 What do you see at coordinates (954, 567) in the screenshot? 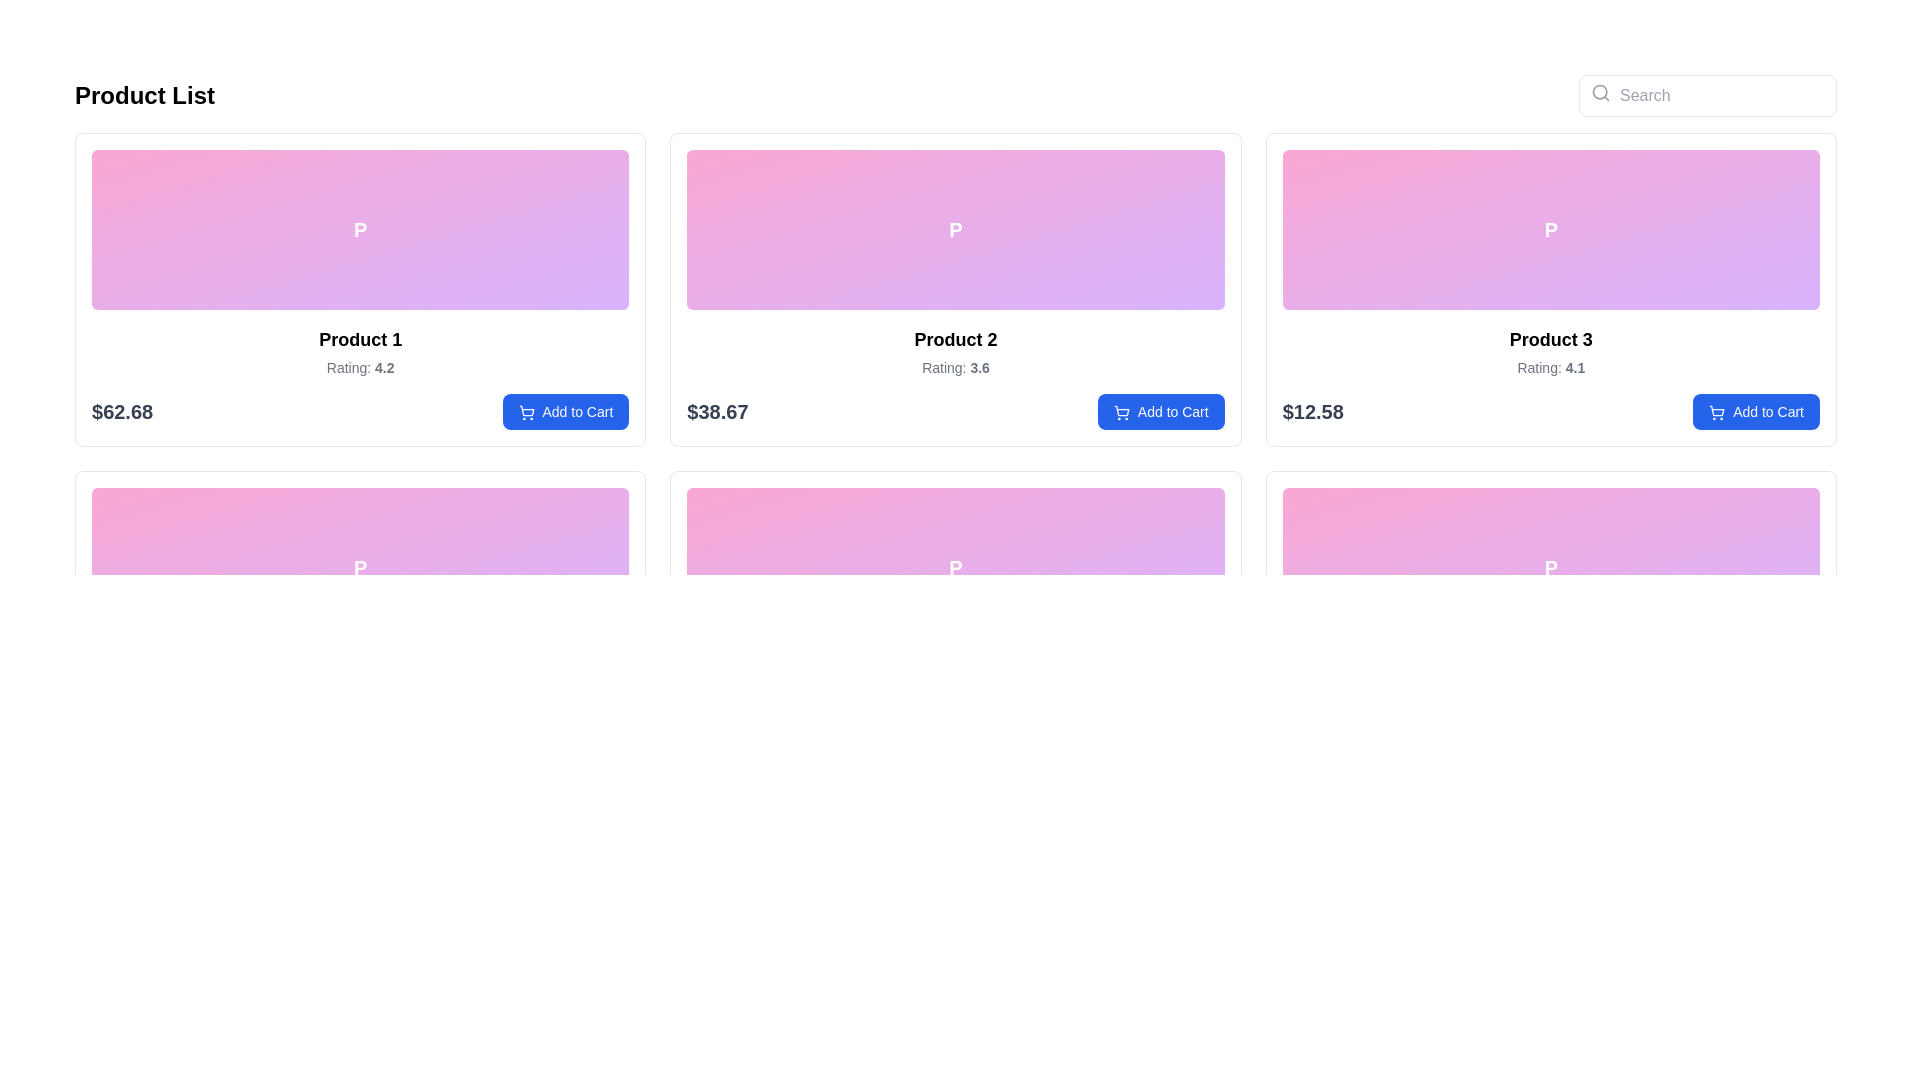
I see `the static graphical representation of the product image for 'Product 5', located in the middle of the second row of products` at bounding box center [954, 567].